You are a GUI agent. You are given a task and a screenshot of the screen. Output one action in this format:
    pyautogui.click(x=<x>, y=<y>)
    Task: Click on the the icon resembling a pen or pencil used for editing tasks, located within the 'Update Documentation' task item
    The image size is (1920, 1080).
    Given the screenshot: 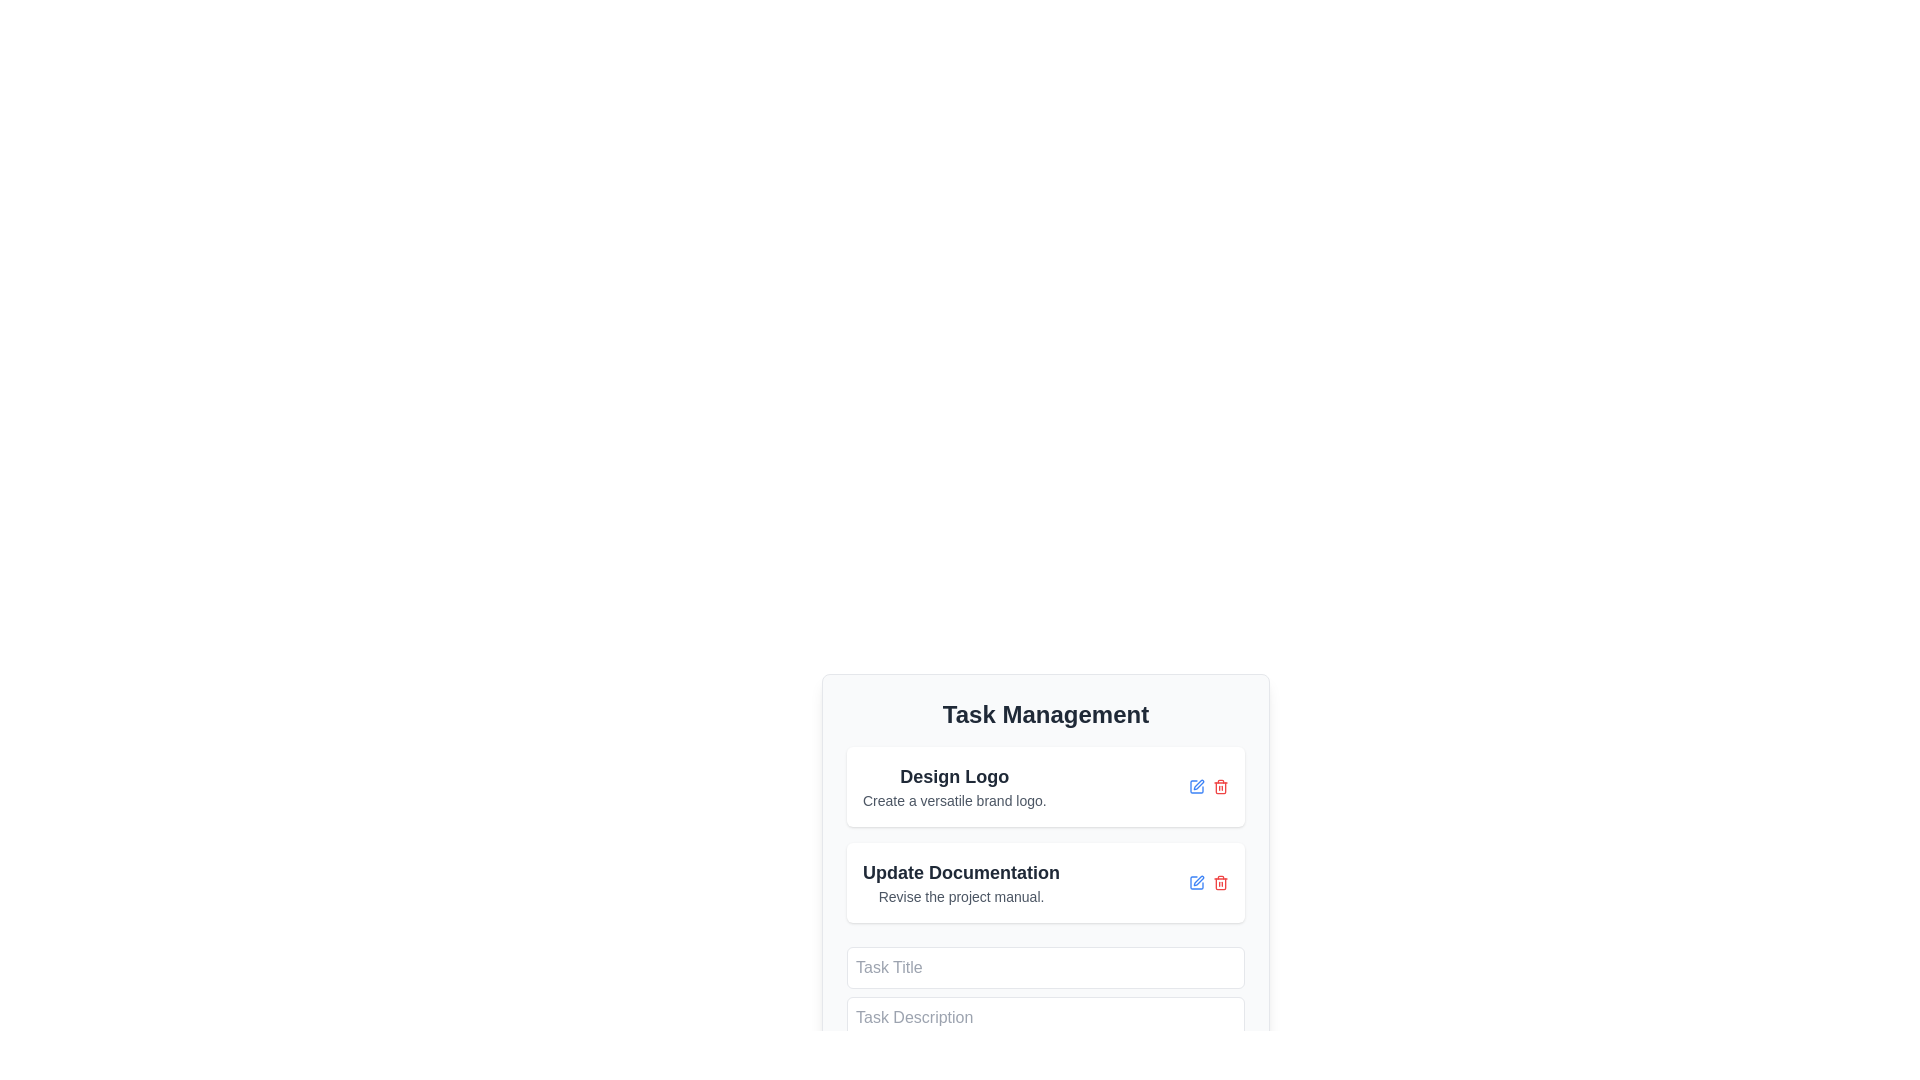 What is the action you would take?
    pyautogui.click(x=1199, y=879)
    